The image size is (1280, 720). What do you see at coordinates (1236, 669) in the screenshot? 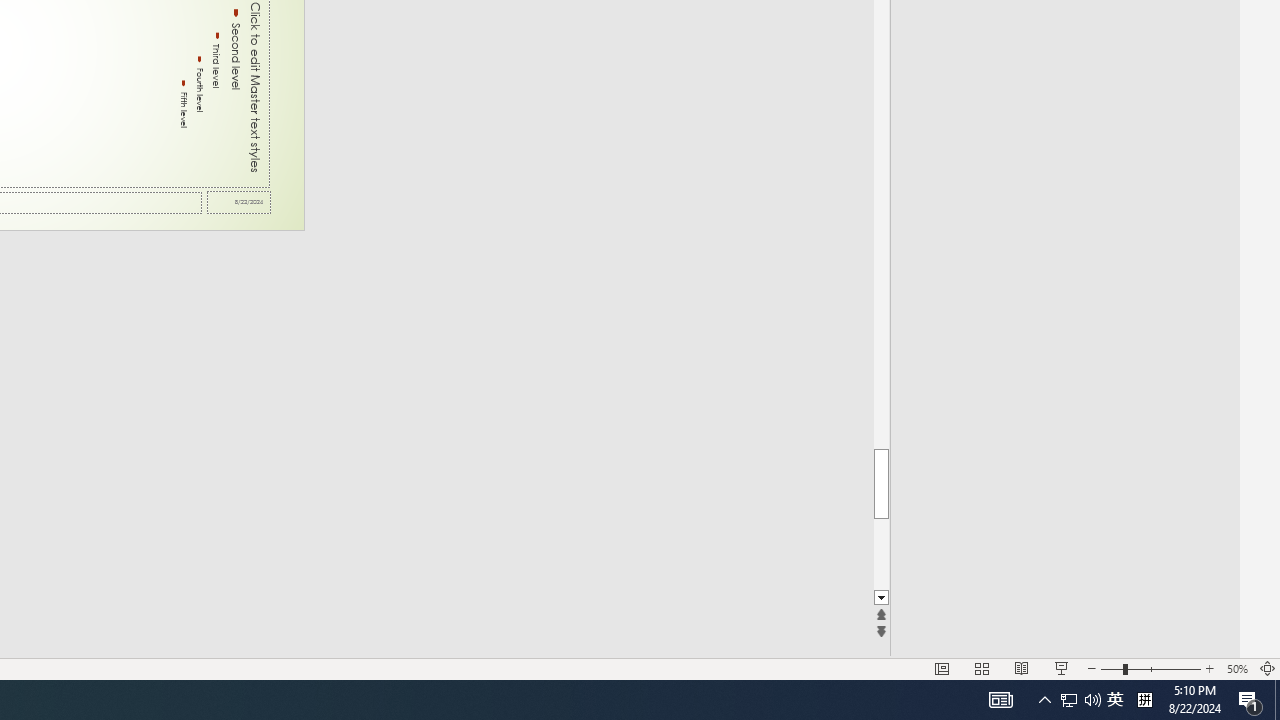
I see `'Zoom 50%'` at bounding box center [1236, 669].